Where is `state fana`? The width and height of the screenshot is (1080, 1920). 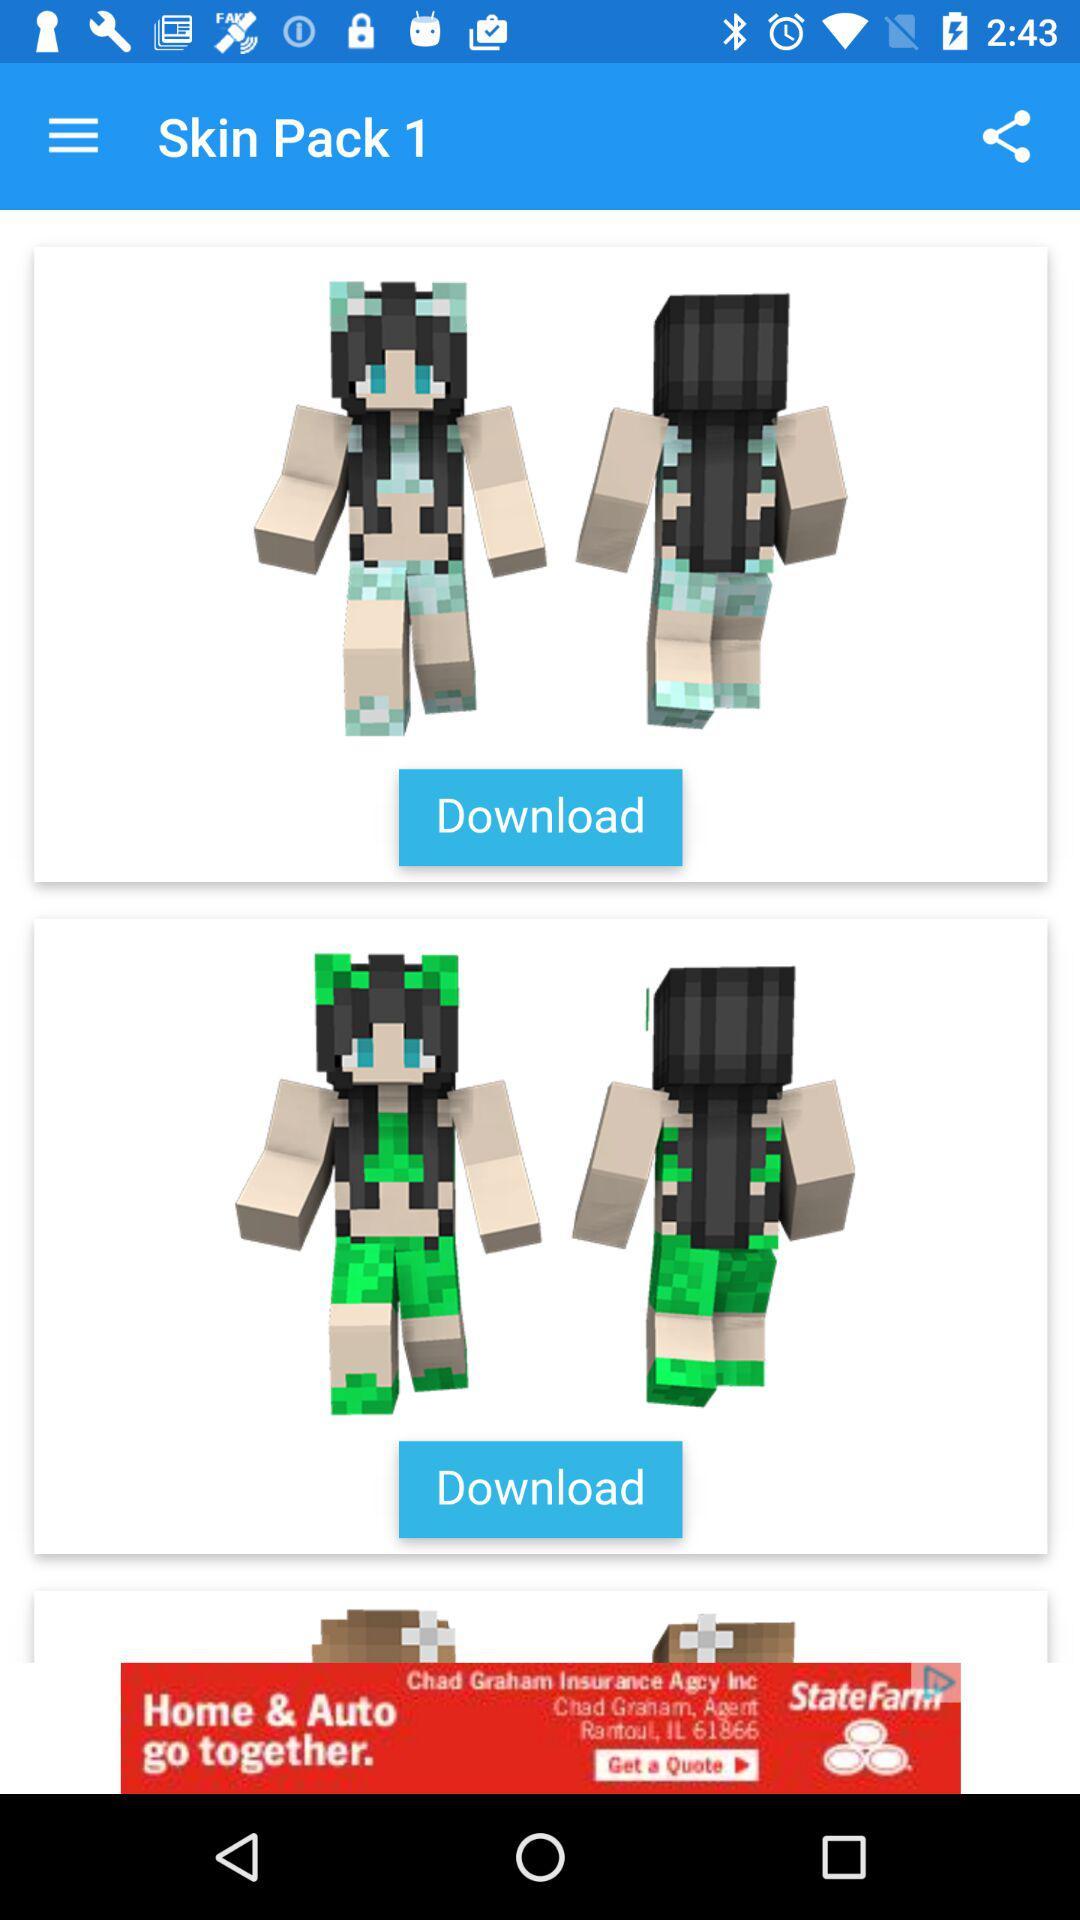
state fana is located at coordinates (540, 1727).